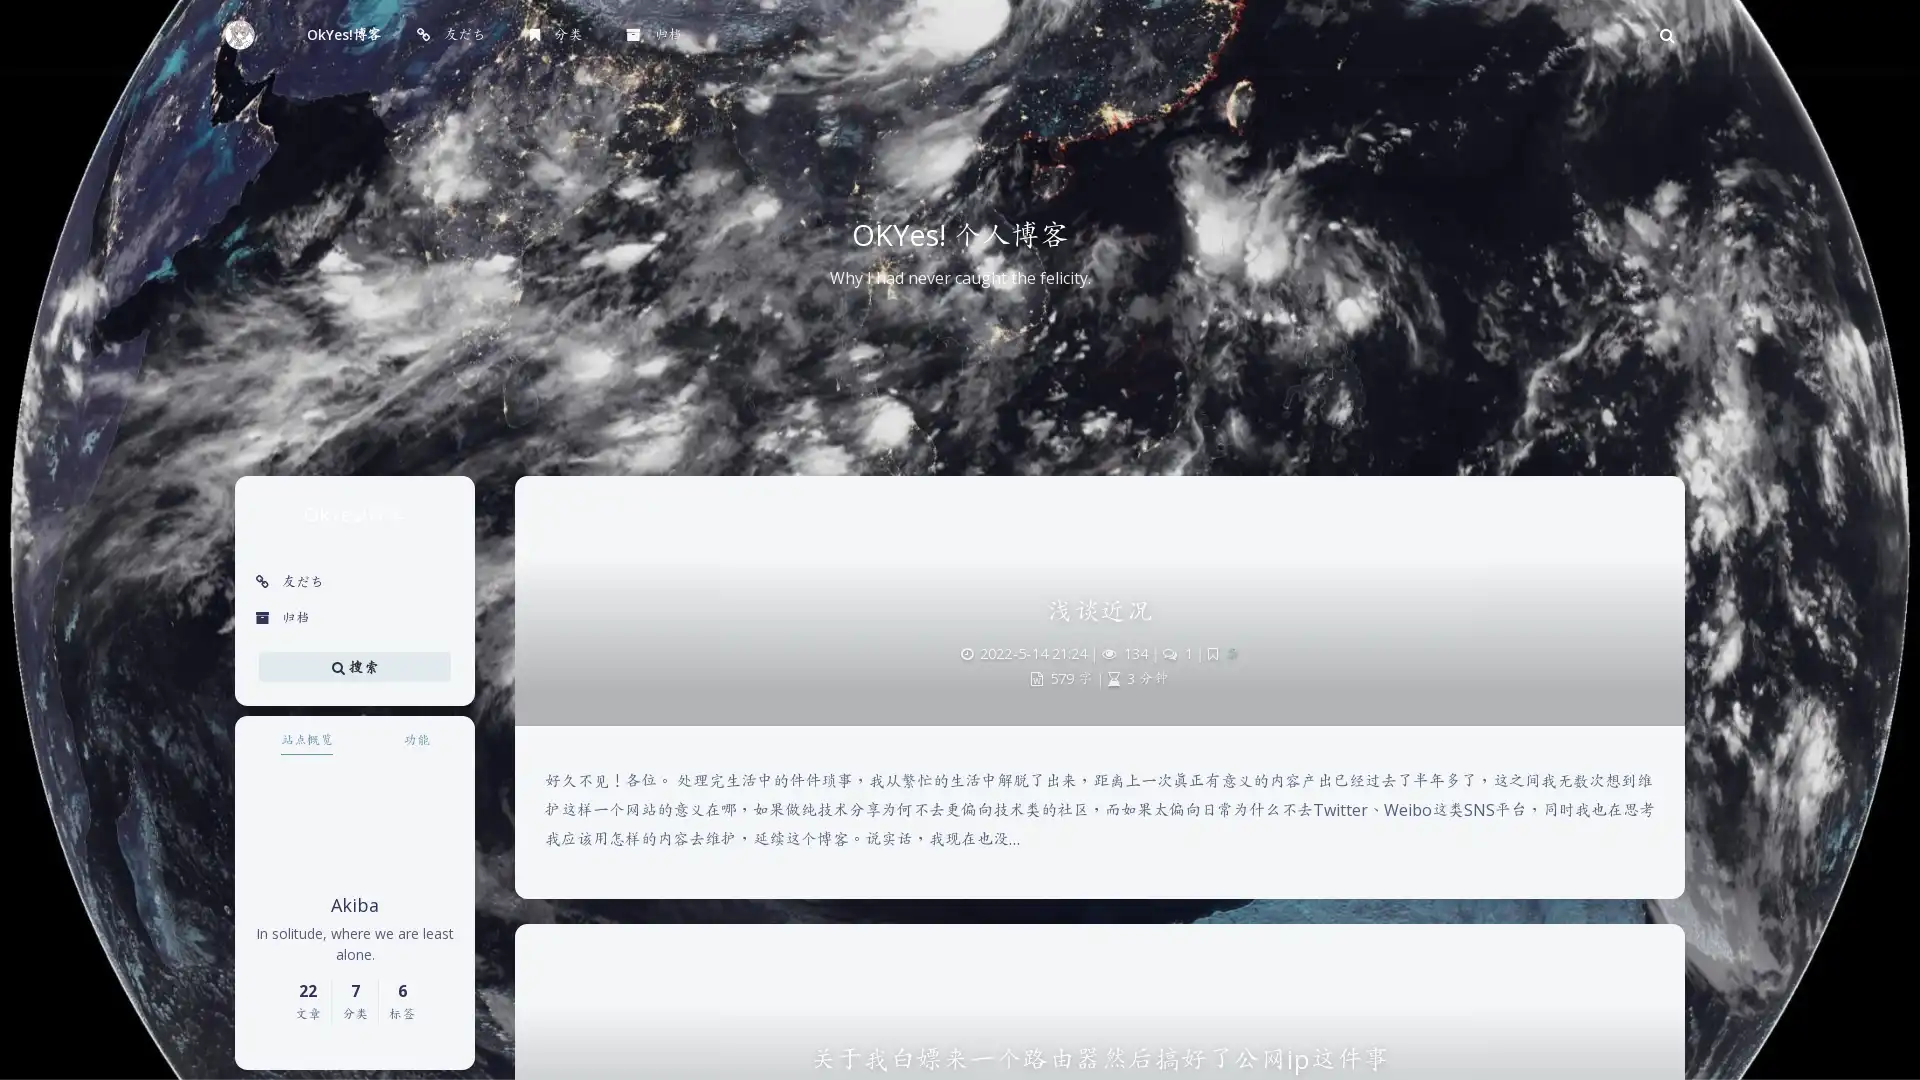  Describe the element at coordinates (1790, 807) in the screenshot. I see `Serif` at that location.